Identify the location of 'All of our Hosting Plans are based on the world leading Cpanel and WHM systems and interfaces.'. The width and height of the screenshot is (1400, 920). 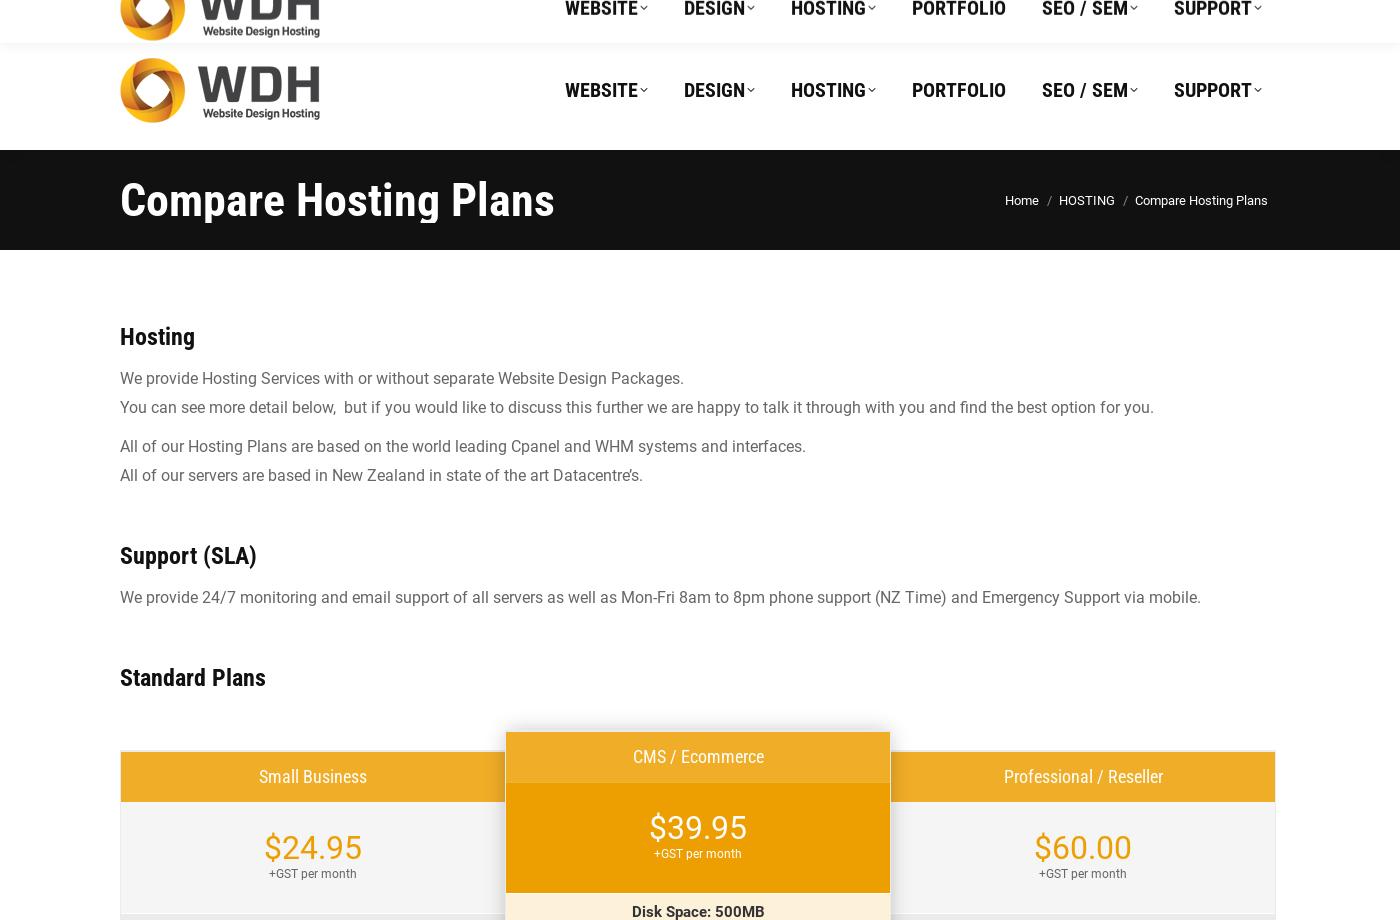
(462, 445).